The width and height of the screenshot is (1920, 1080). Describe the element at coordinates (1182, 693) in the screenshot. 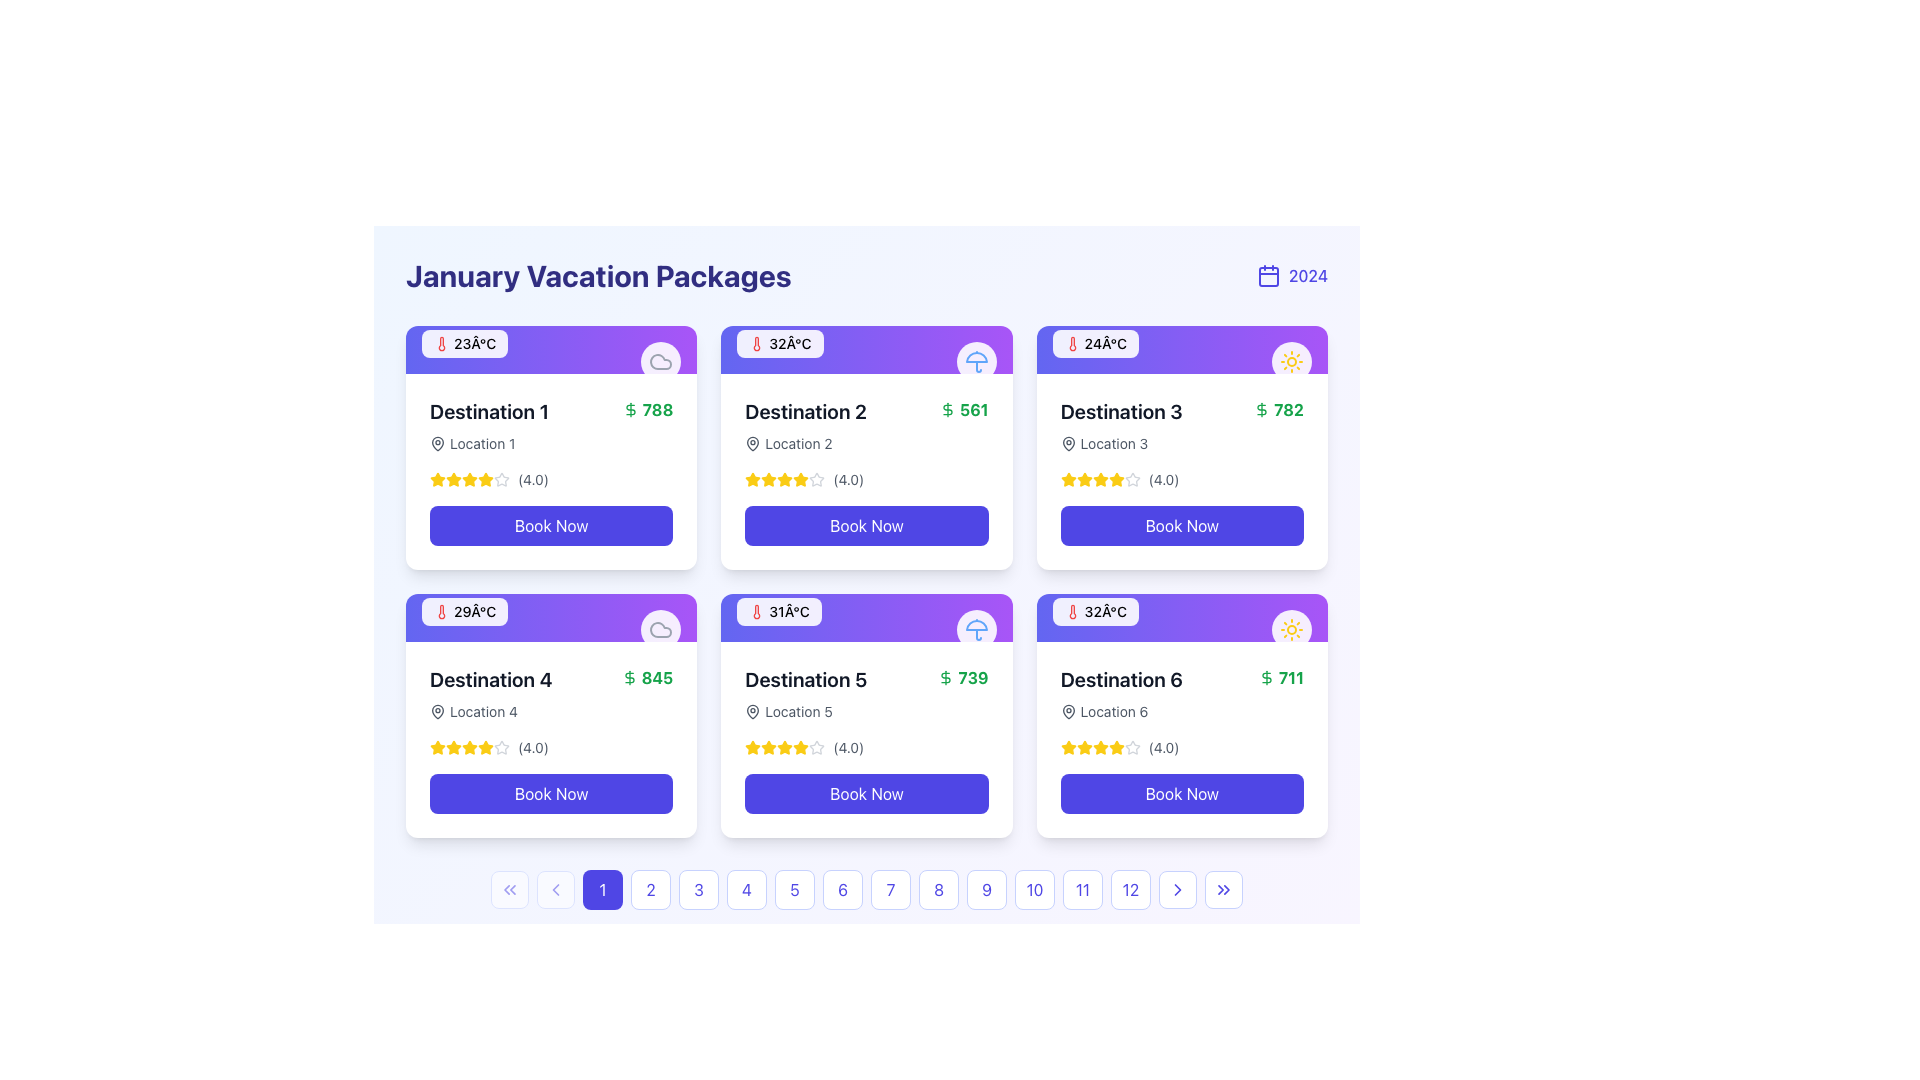

I see `the Informational card displaying 'Destination 6' with price '$711' located in the bottom row, third column of the grid` at that location.